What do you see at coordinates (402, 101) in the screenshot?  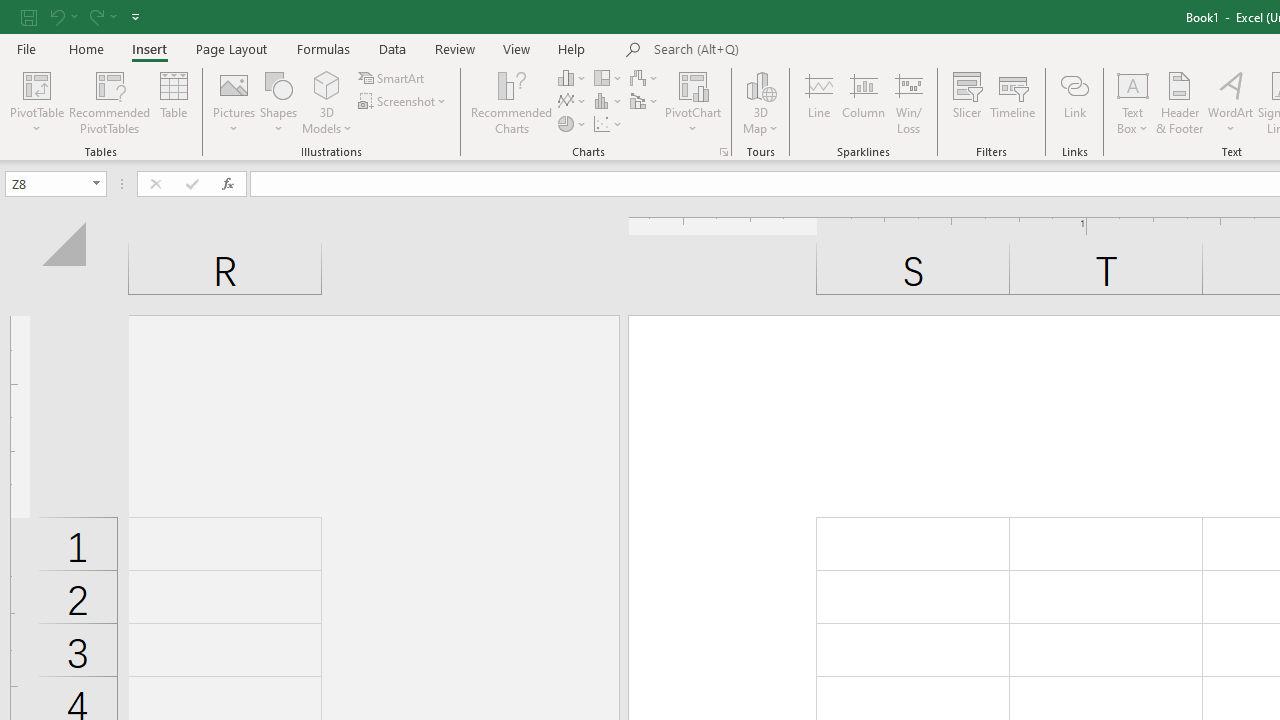 I see `'Screenshot'` at bounding box center [402, 101].